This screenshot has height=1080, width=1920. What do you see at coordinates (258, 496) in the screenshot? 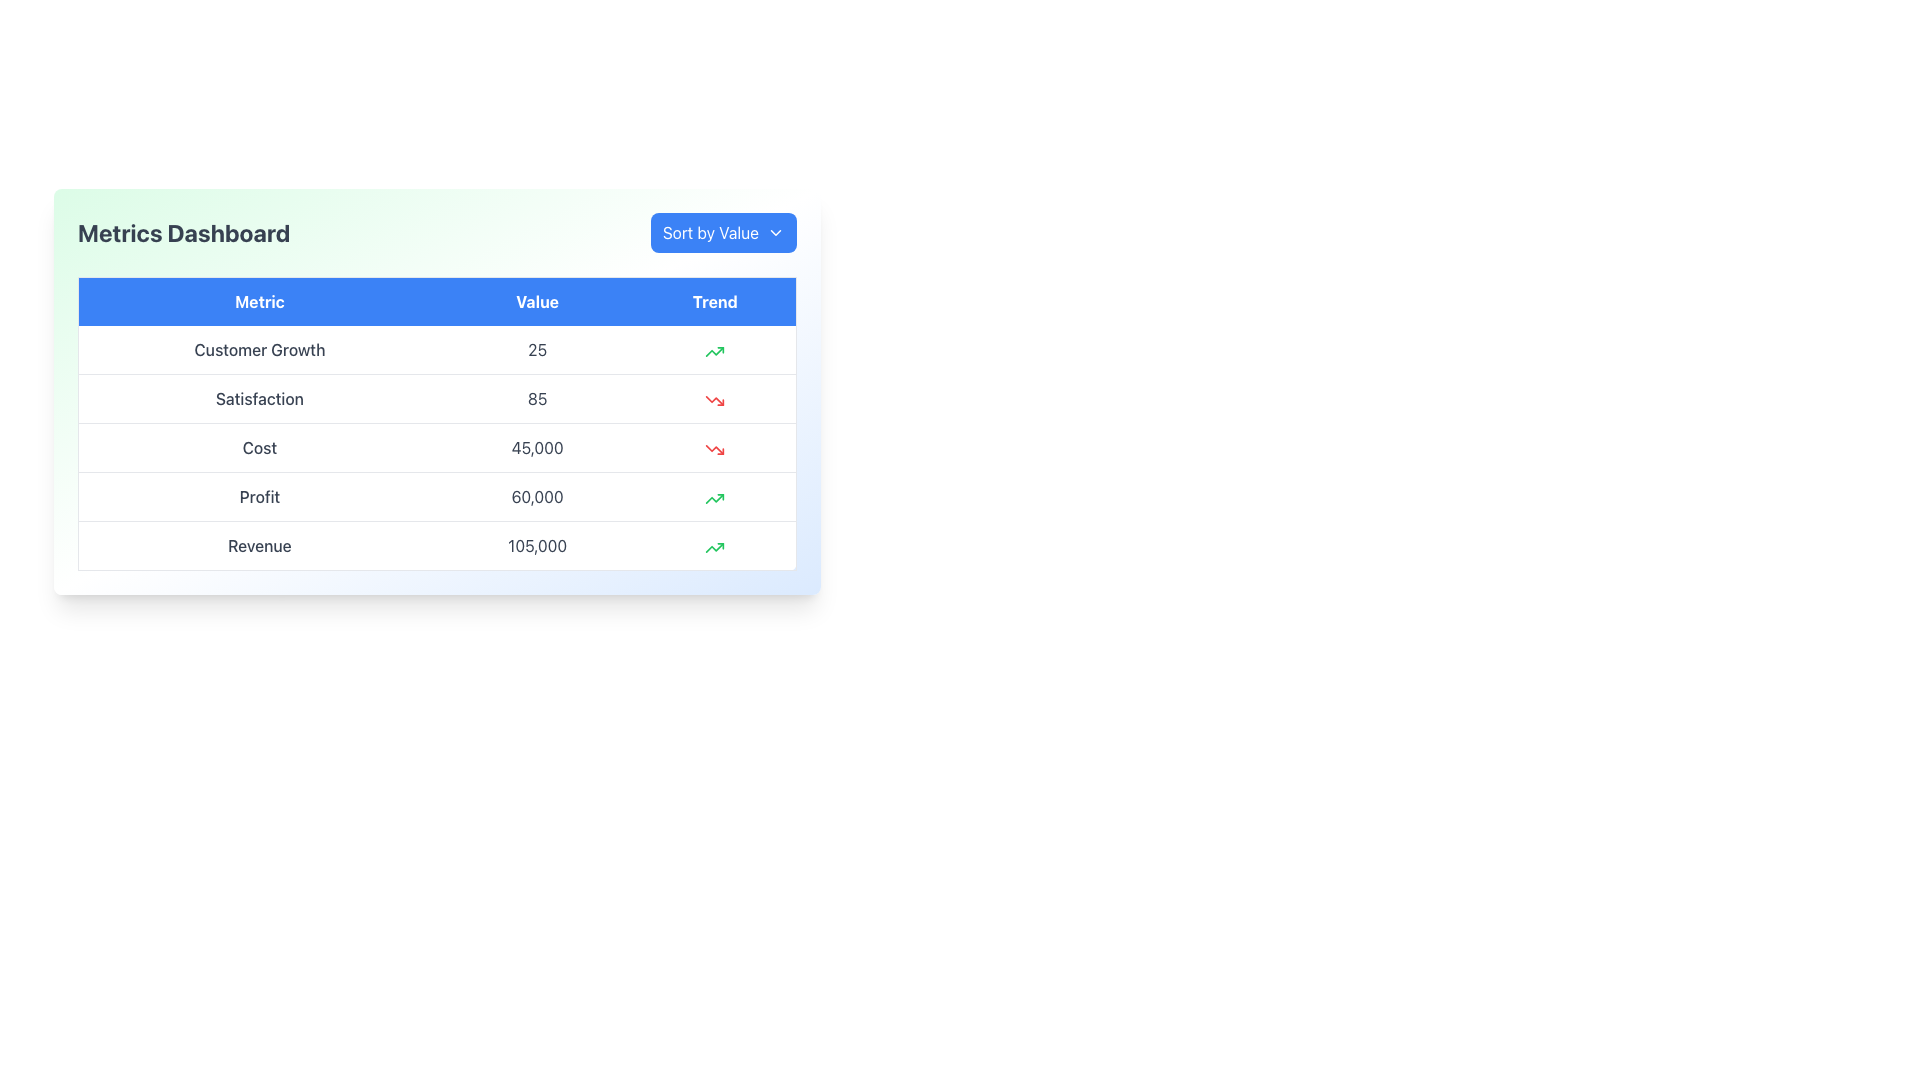
I see `the text label 'Profit' located in the fourth row of the table under the 'Metric' column` at bounding box center [258, 496].